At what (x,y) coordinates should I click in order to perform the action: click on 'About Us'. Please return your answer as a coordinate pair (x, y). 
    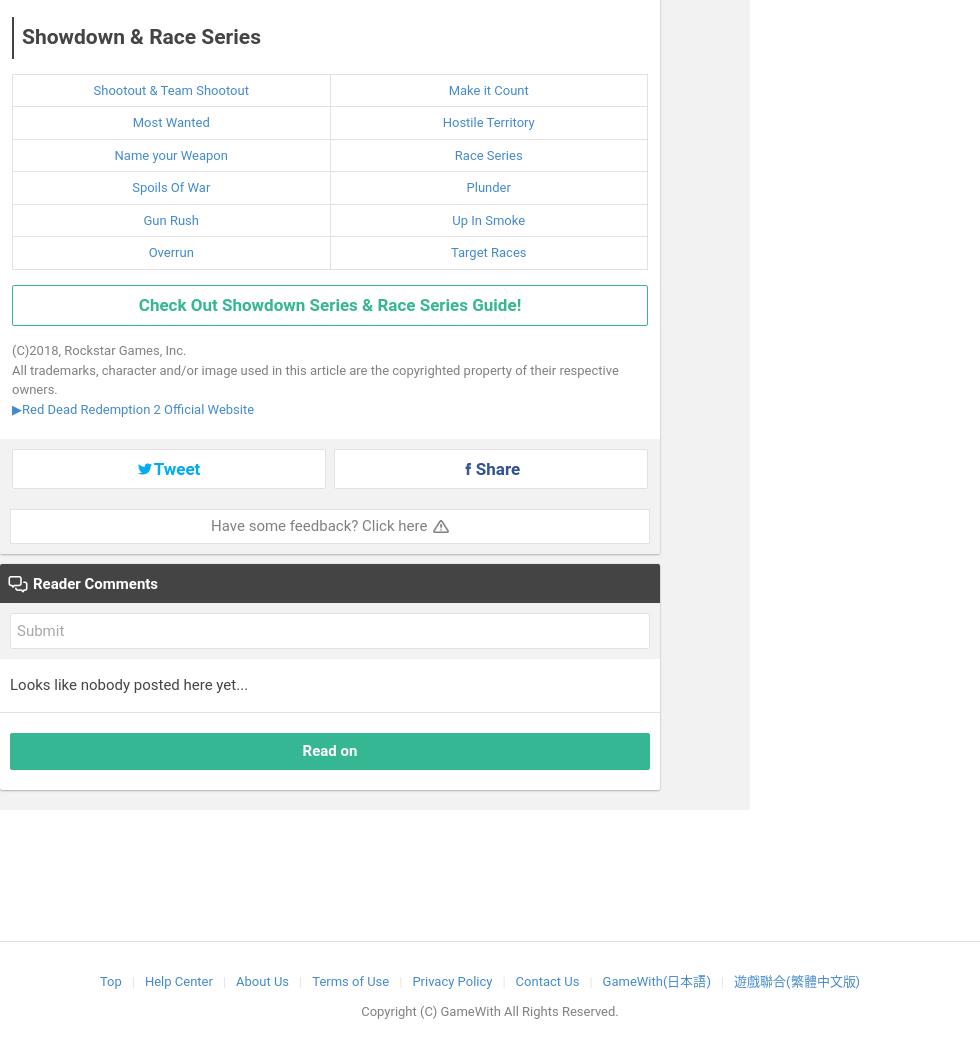
    Looking at the image, I should click on (262, 979).